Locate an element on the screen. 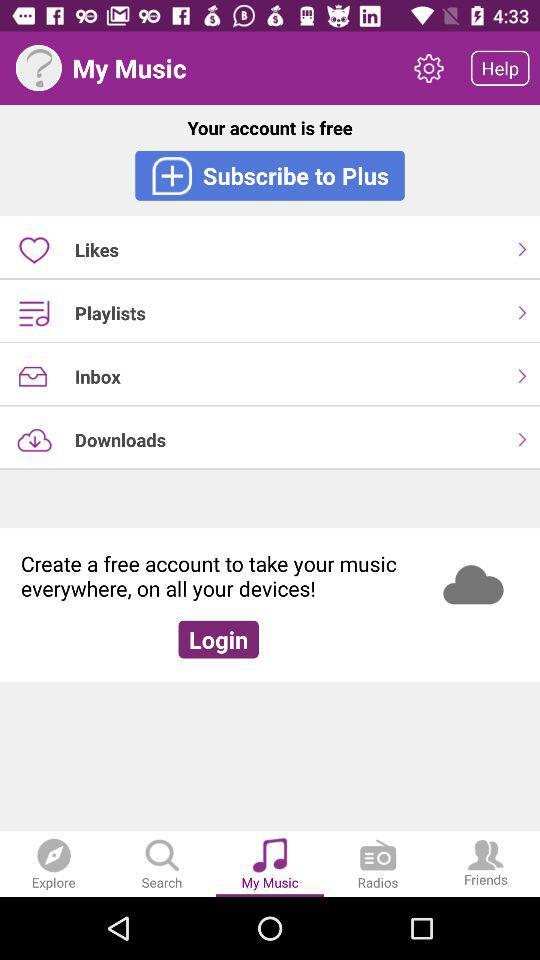 This screenshot has width=540, height=960. the item next to my music icon is located at coordinates (38, 68).